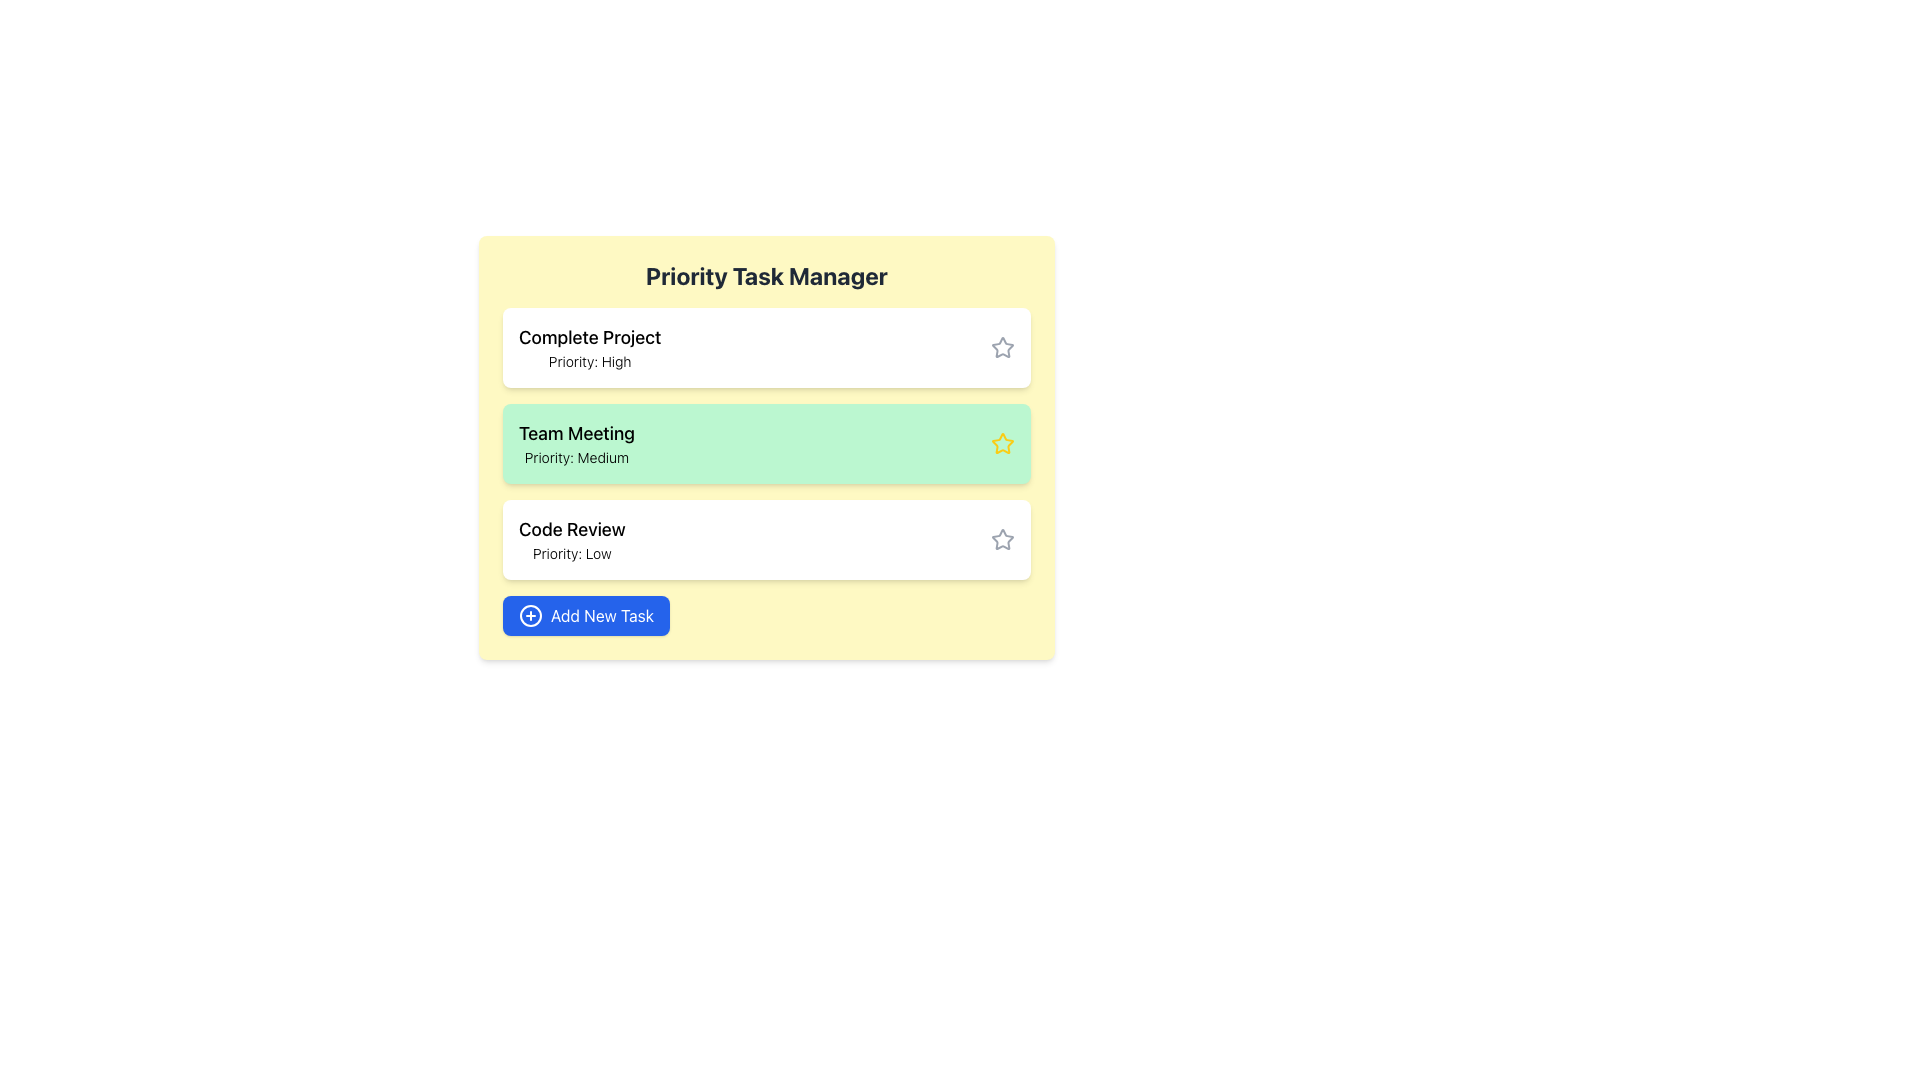 Image resolution: width=1920 pixels, height=1080 pixels. What do you see at coordinates (575, 458) in the screenshot?
I see `the static text label displaying 'Priority: Medium' which is centrally aligned within a green background and located below 'Team Meeting'` at bounding box center [575, 458].